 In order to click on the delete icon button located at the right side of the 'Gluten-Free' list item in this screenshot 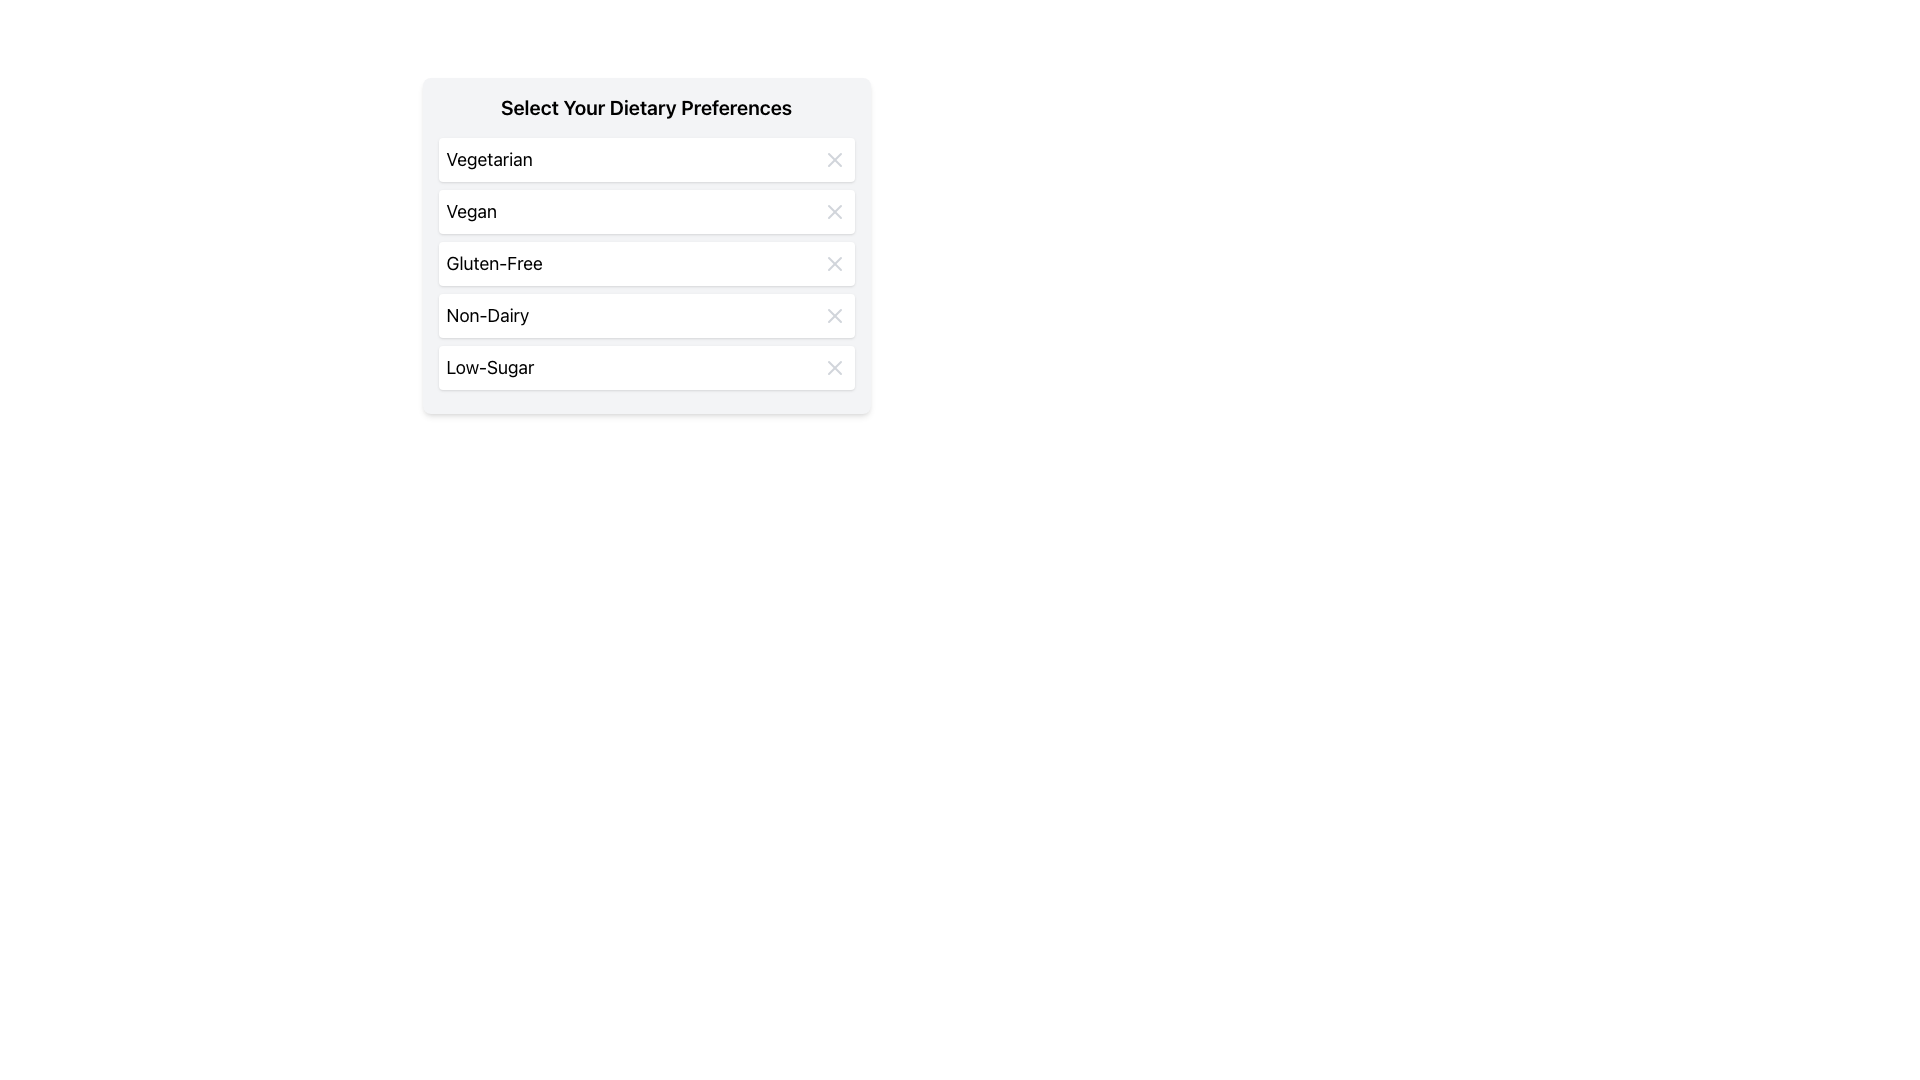, I will do `click(834, 262)`.